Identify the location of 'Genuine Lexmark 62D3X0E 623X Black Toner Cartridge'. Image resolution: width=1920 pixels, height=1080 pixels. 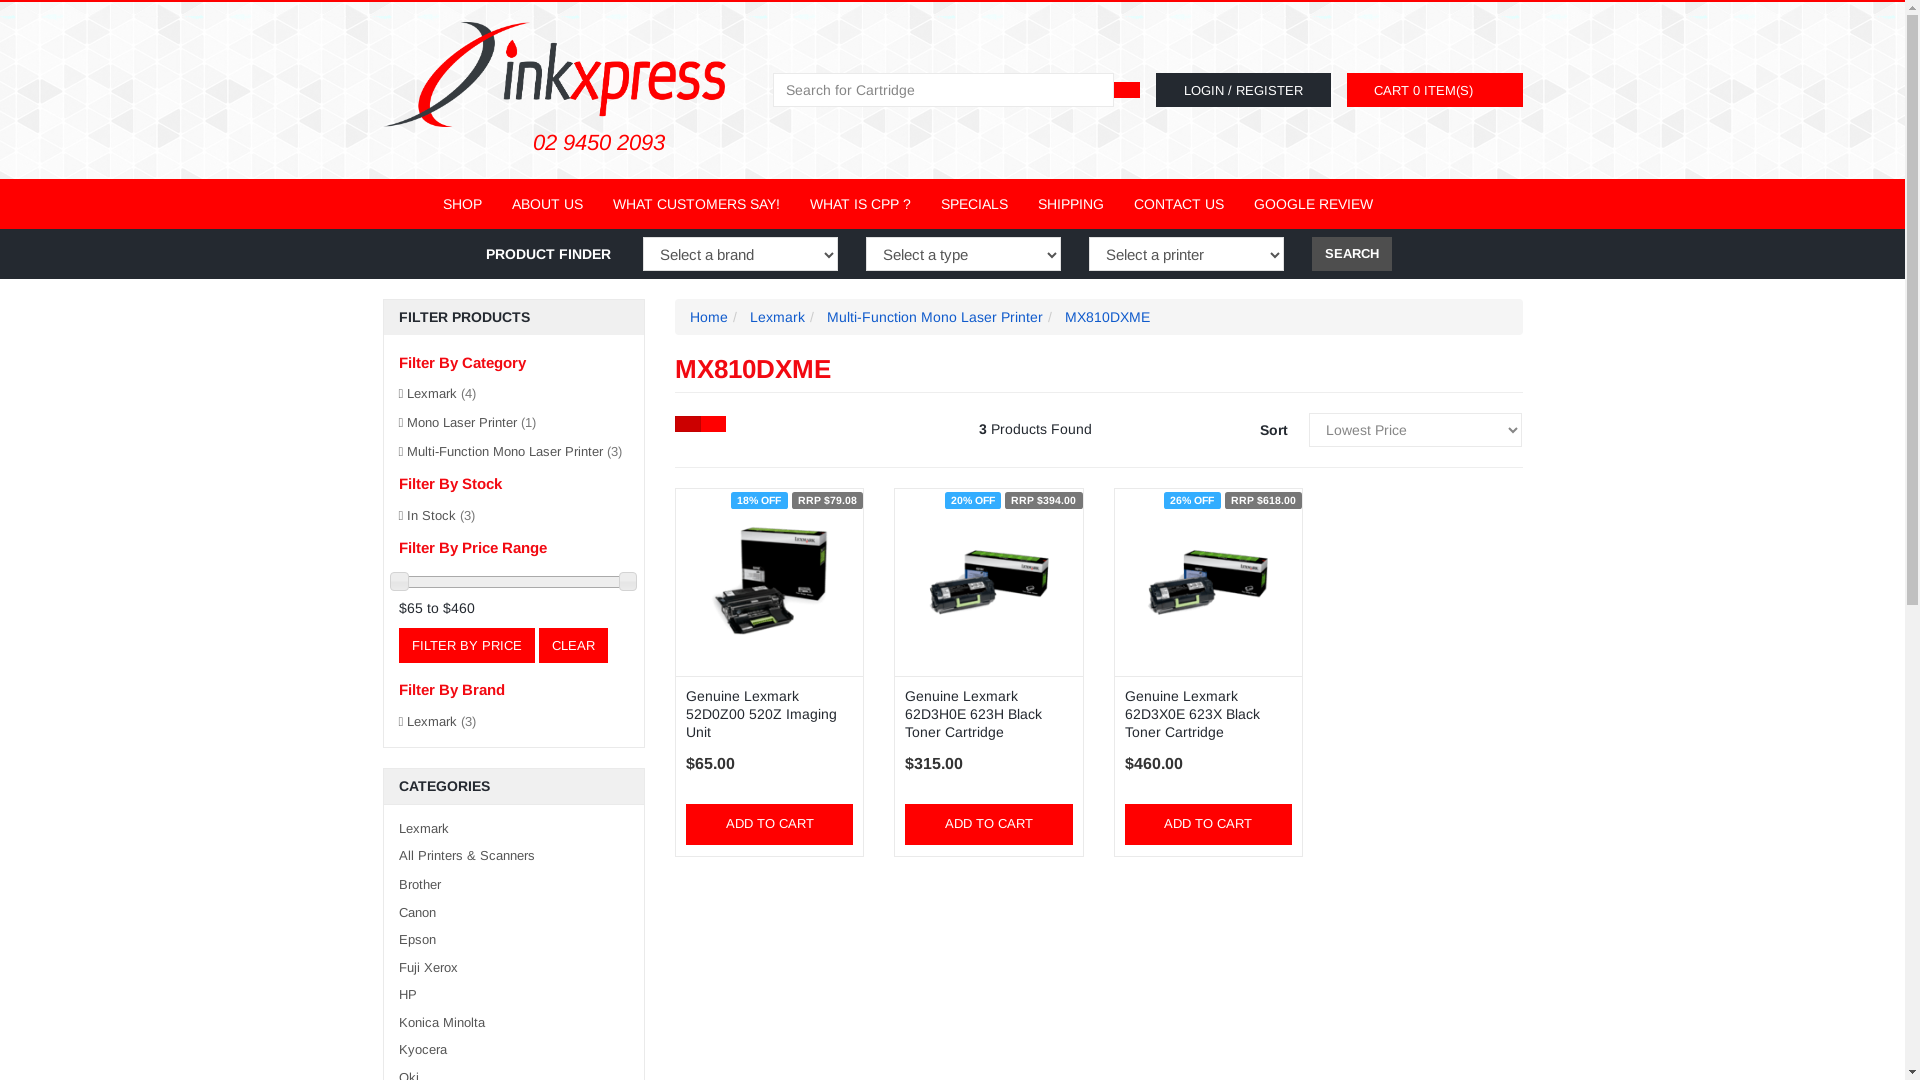
(1192, 712).